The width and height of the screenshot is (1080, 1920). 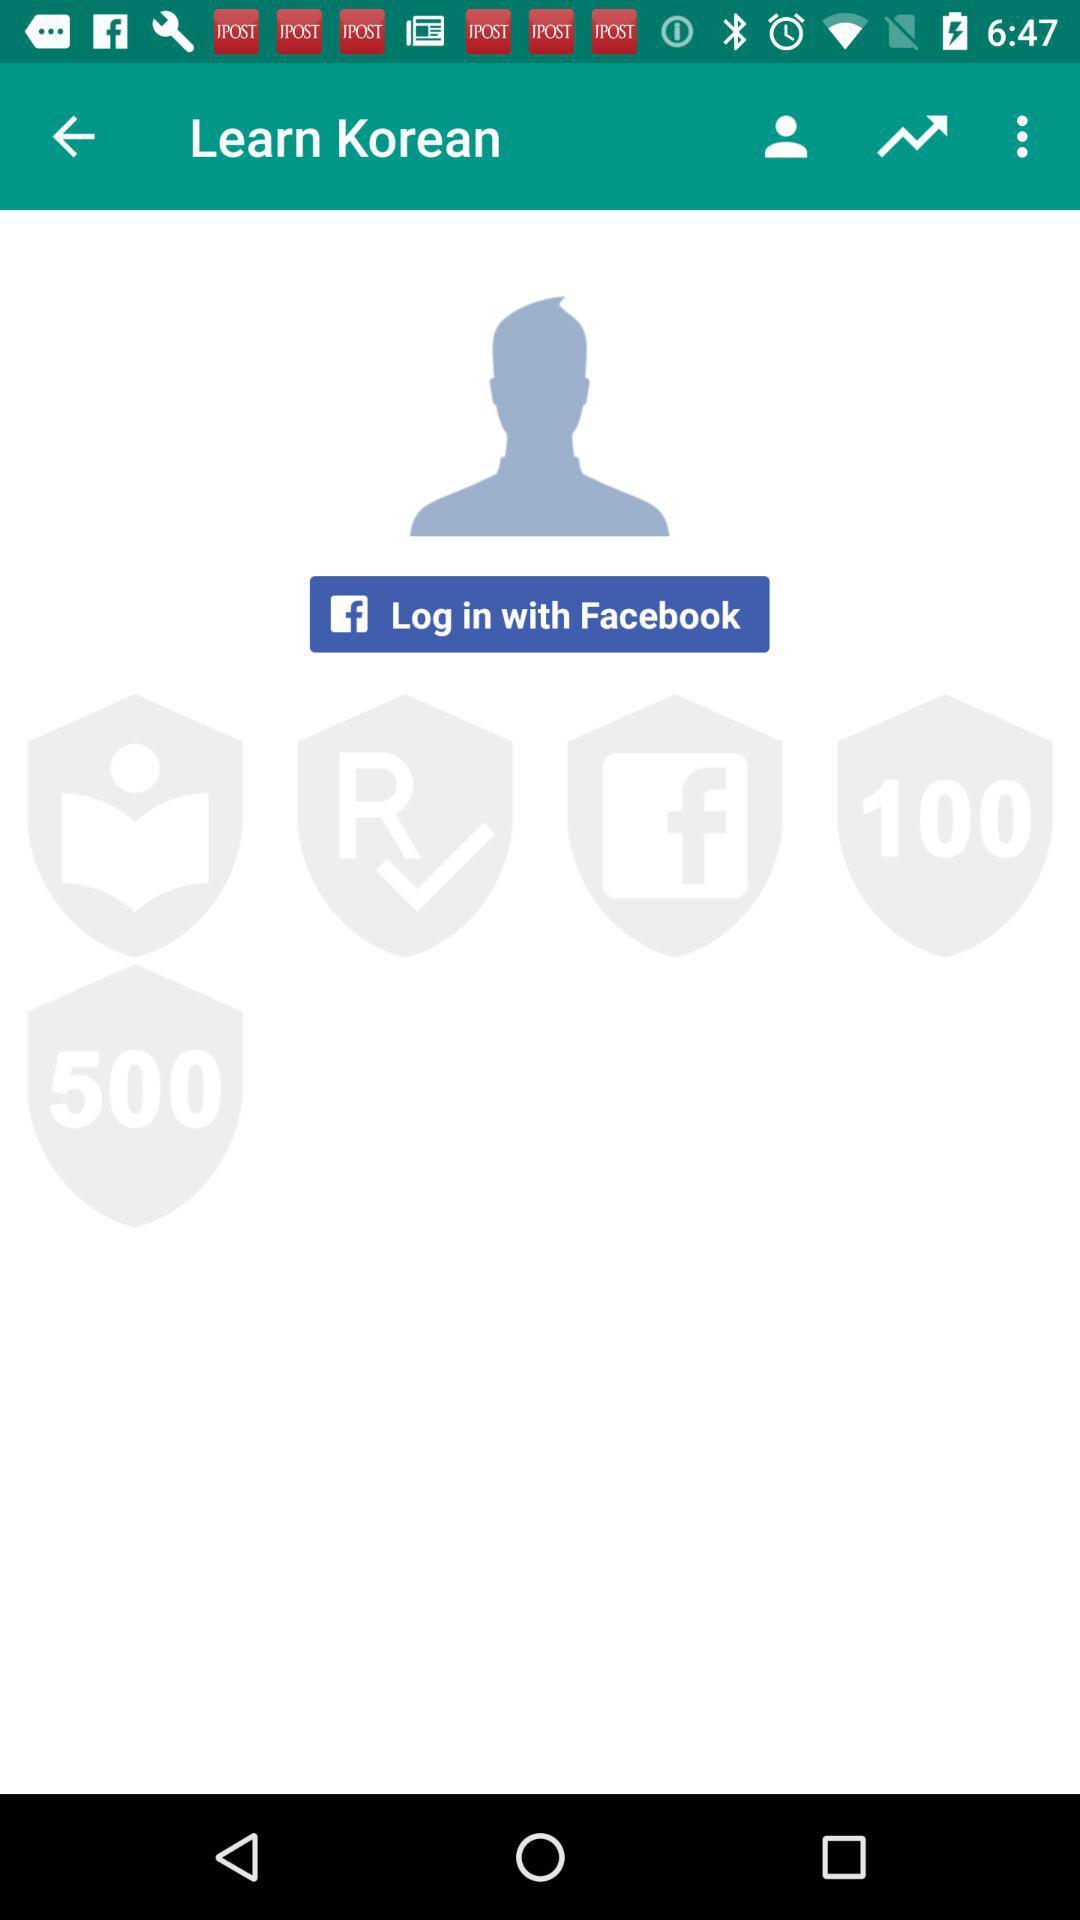 What do you see at coordinates (538, 613) in the screenshot?
I see `log in with icon` at bounding box center [538, 613].